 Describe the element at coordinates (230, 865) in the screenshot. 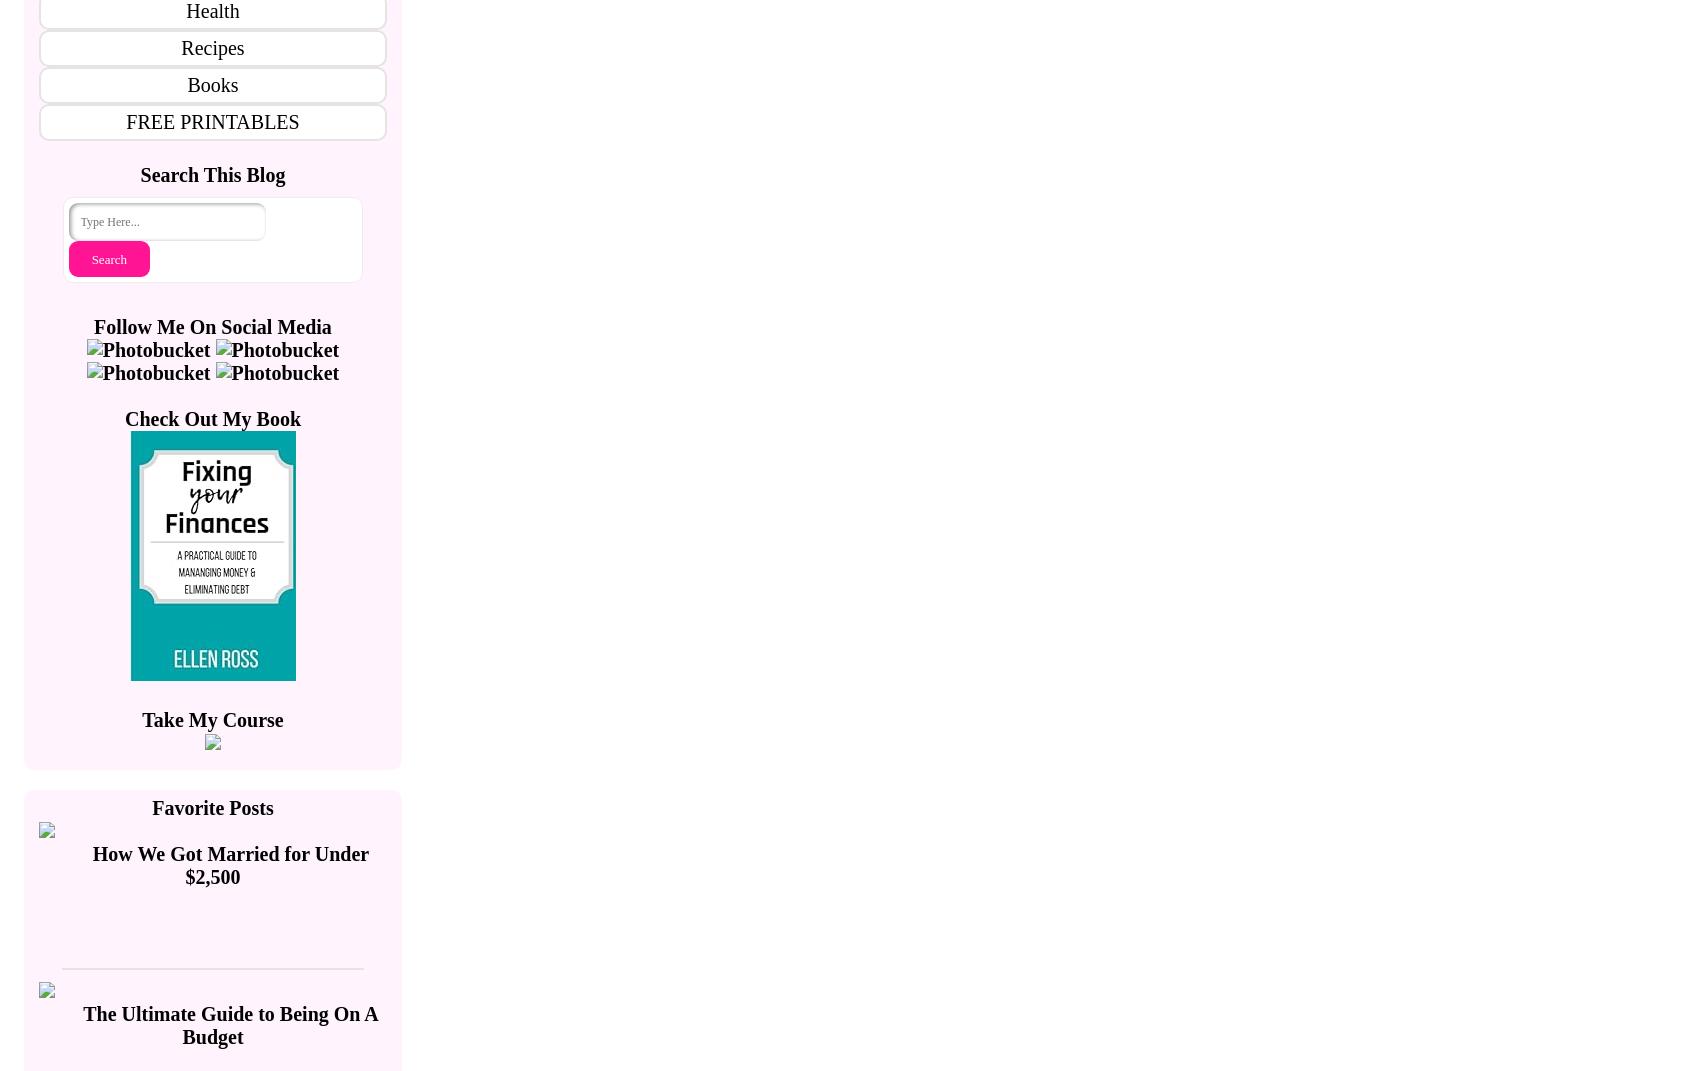

I see `'How We Got Married for Under $2,500'` at that location.